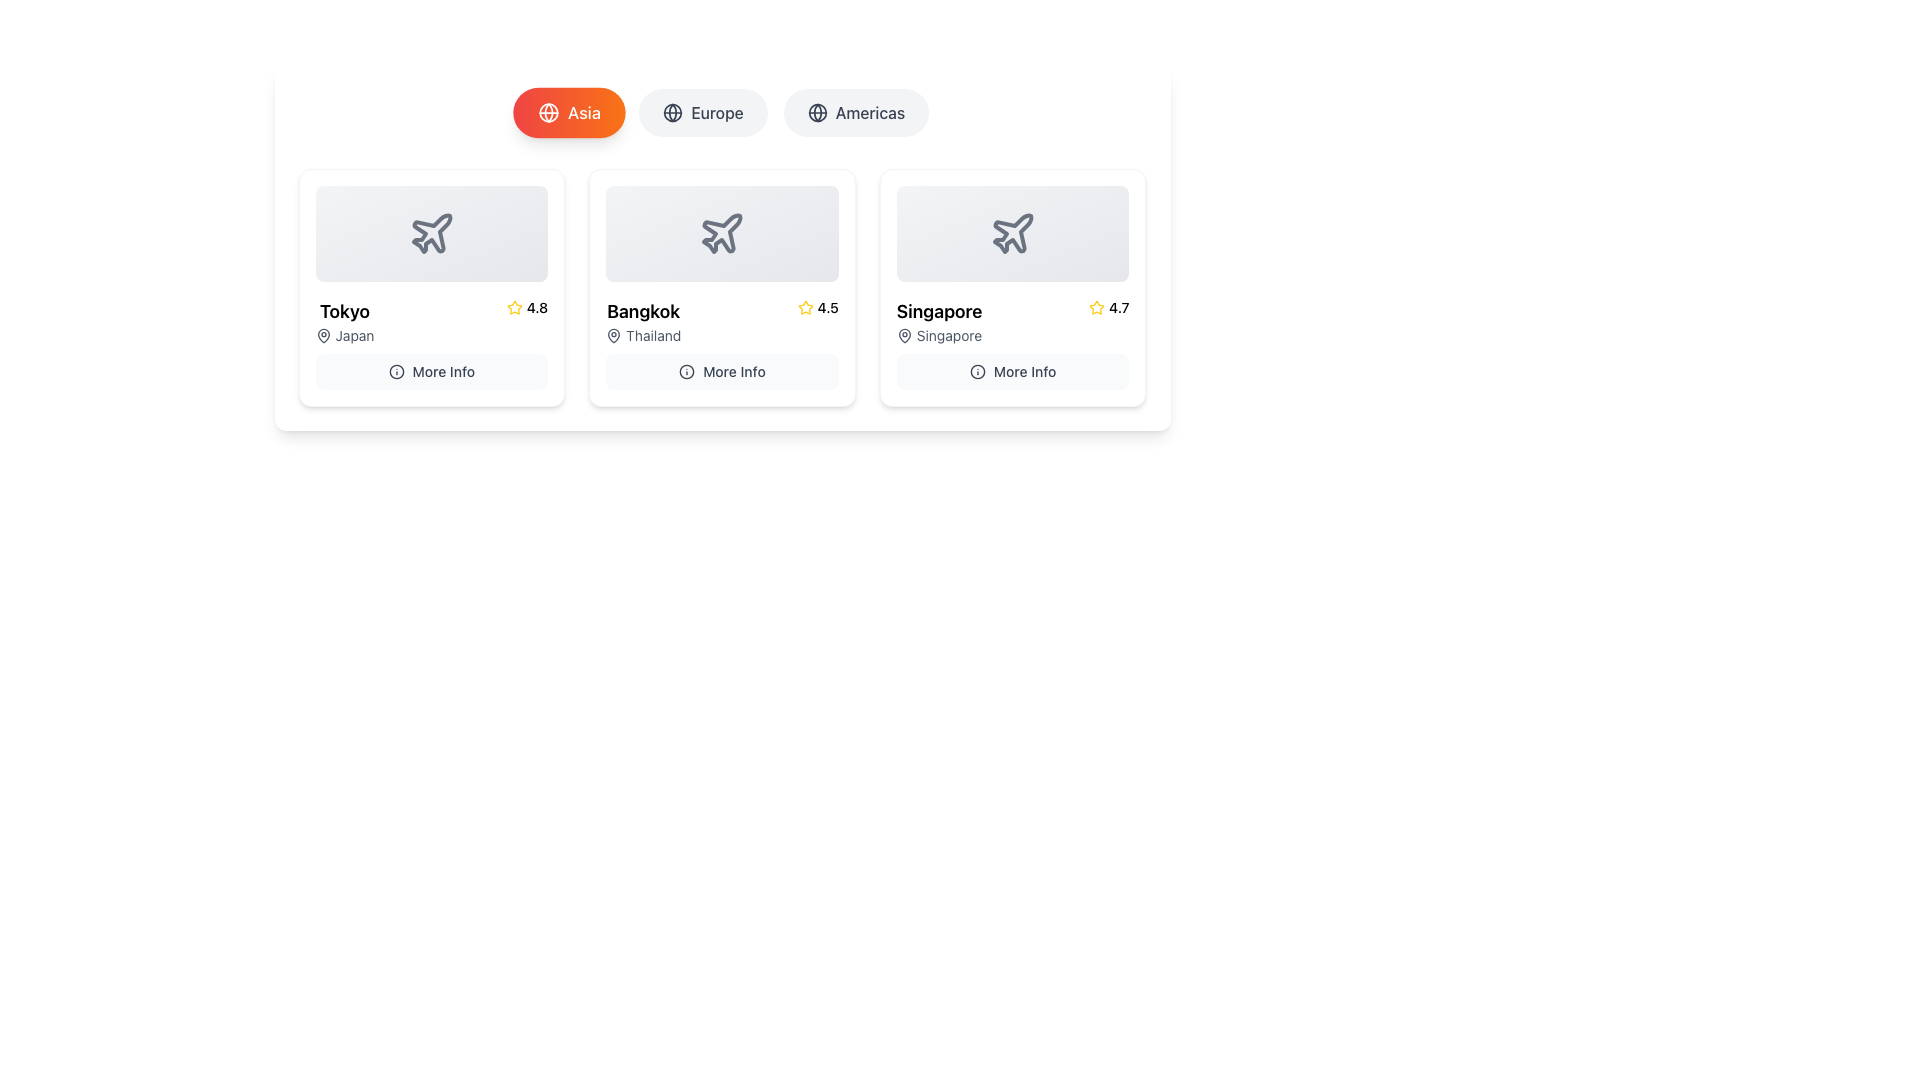  I want to click on the minimalistic plane-shaped vector icon located in the second card representing Bangkok to trigger a color change, so click(721, 233).